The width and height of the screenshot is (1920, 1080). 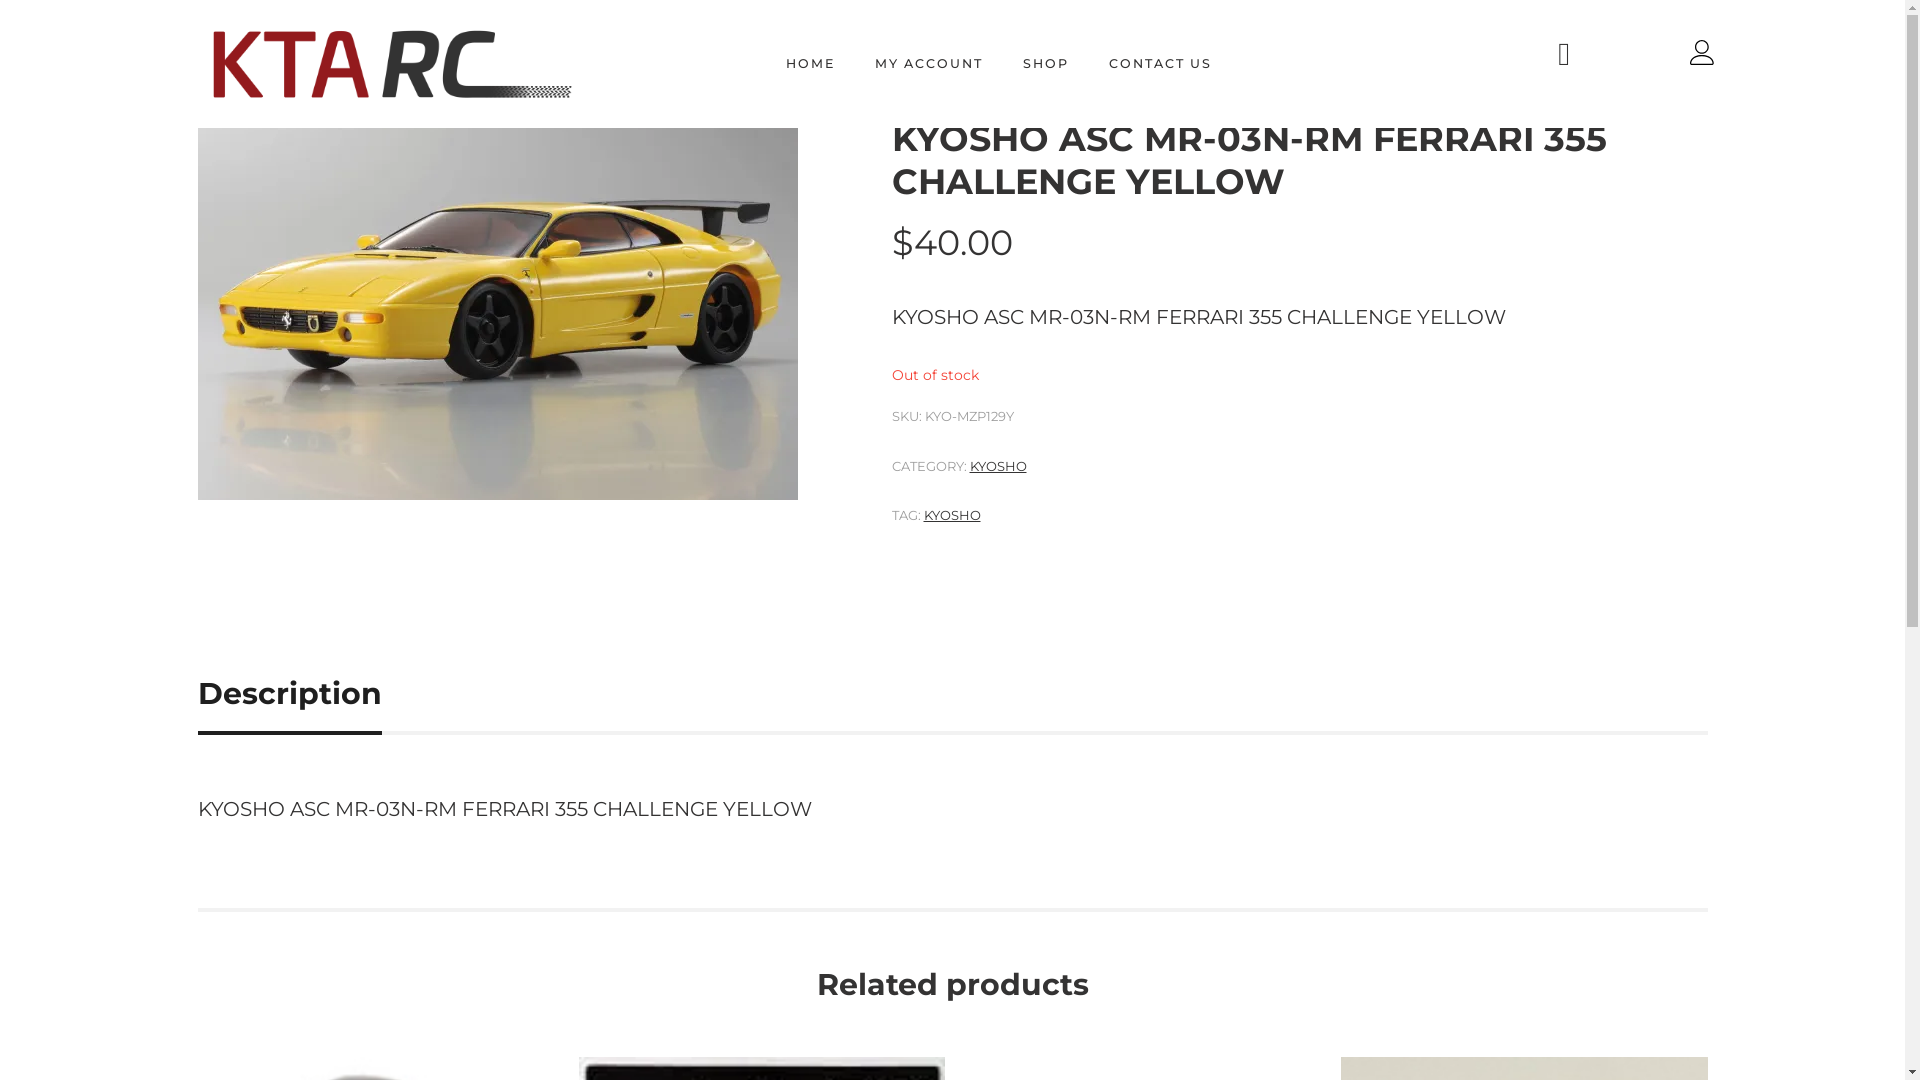 What do you see at coordinates (951, 514) in the screenshot?
I see `'KYOSHO'` at bounding box center [951, 514].